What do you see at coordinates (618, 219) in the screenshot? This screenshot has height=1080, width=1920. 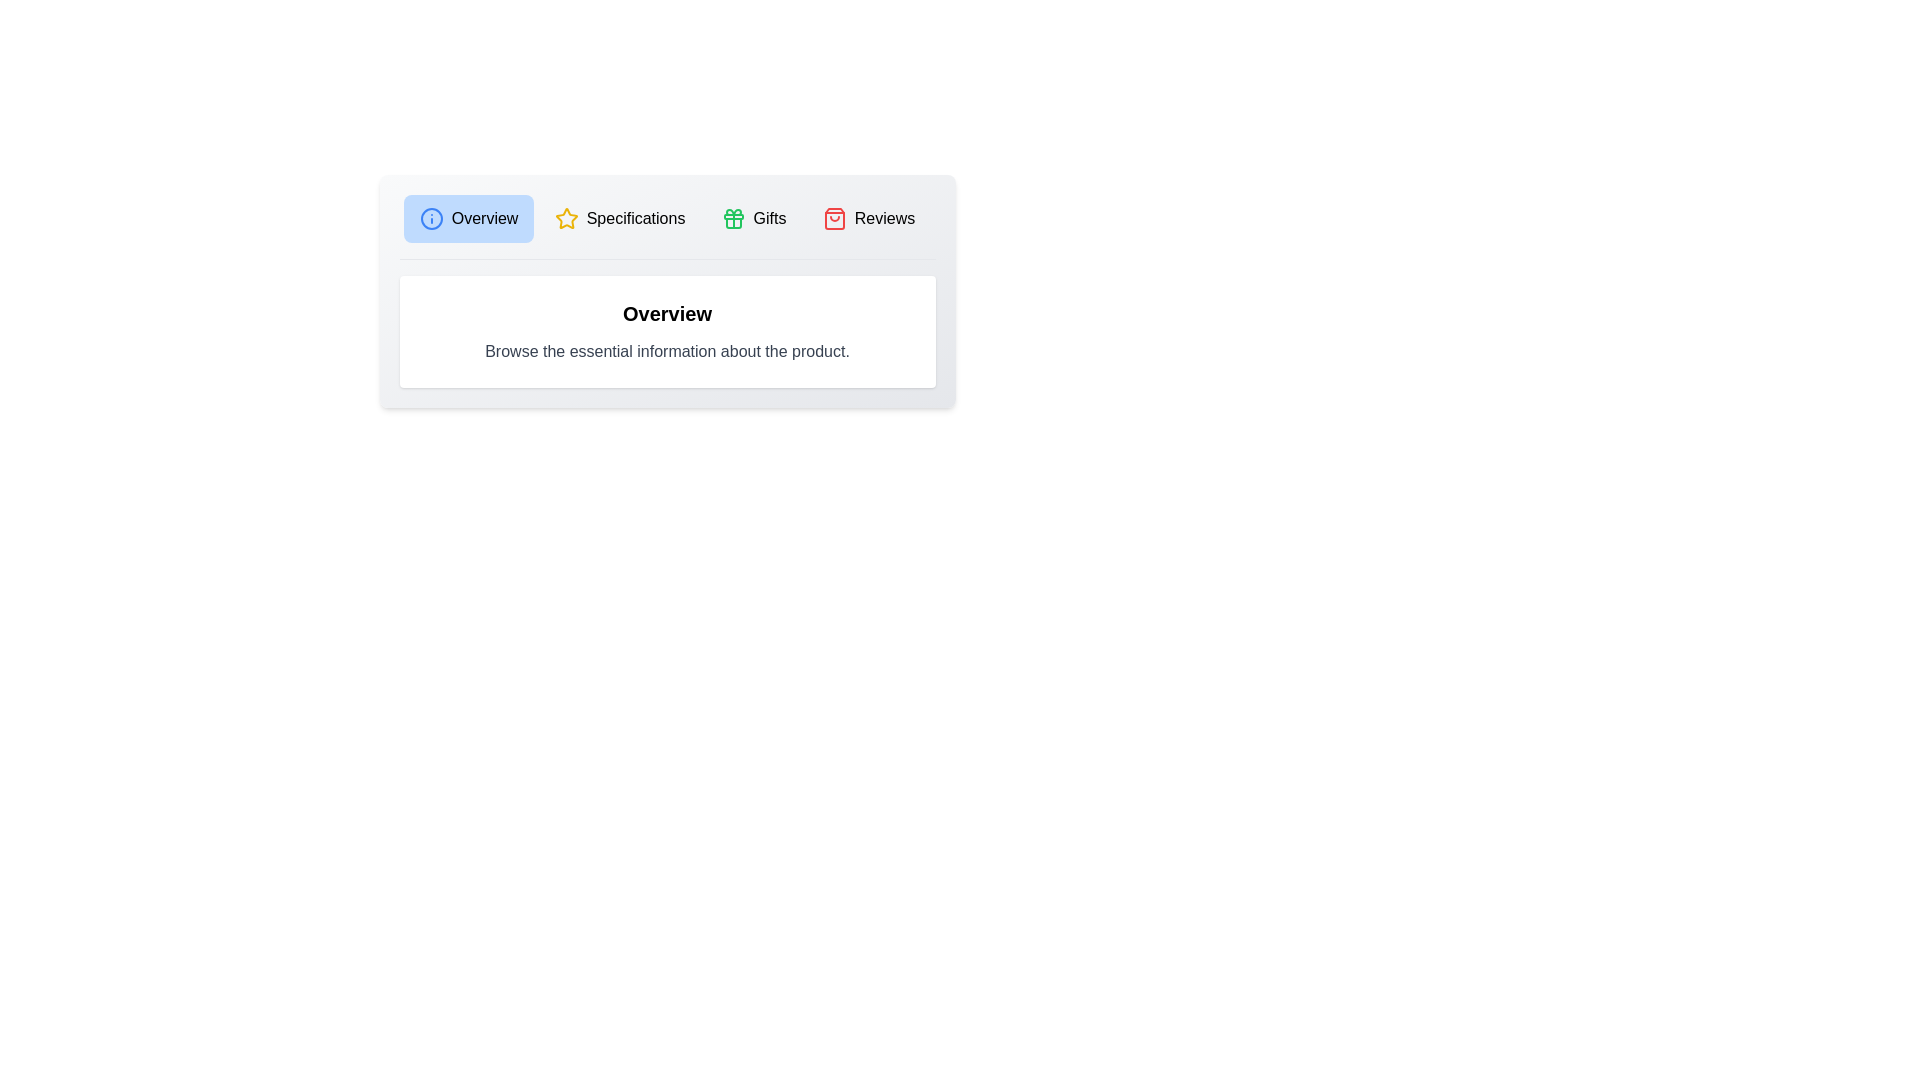 I see `the Specifications tab to display its content` at bounding box center [618, 219].